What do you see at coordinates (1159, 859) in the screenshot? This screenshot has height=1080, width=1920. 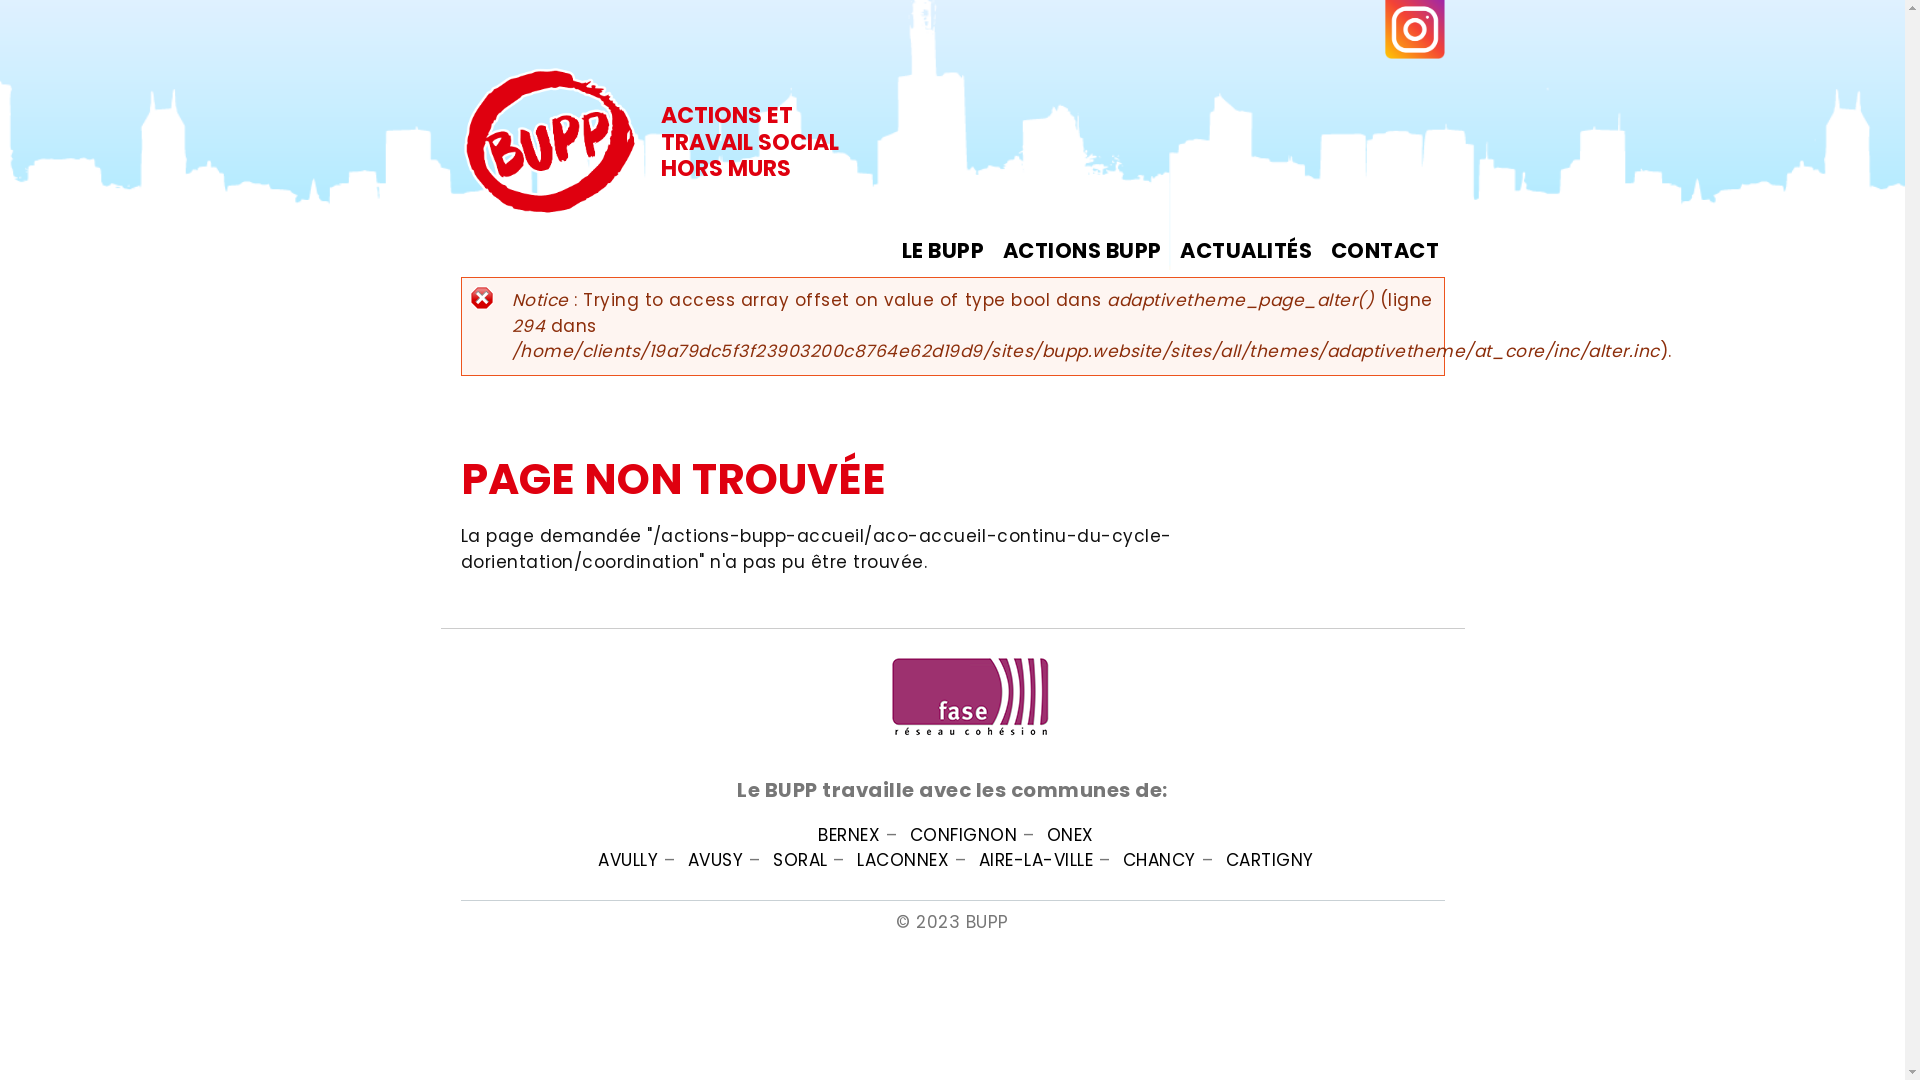 I see `'CHANCY'` at bounding box center [1159, 859].